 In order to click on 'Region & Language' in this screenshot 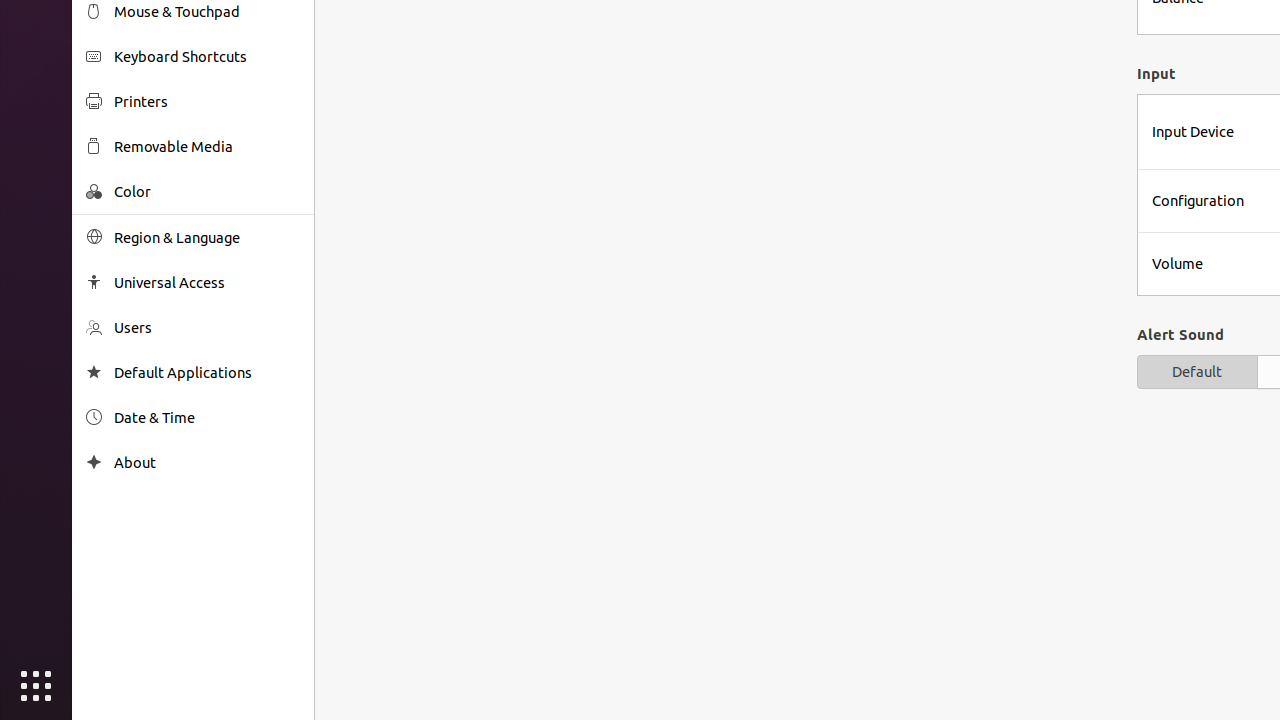, I will do `click(206, 236)`.